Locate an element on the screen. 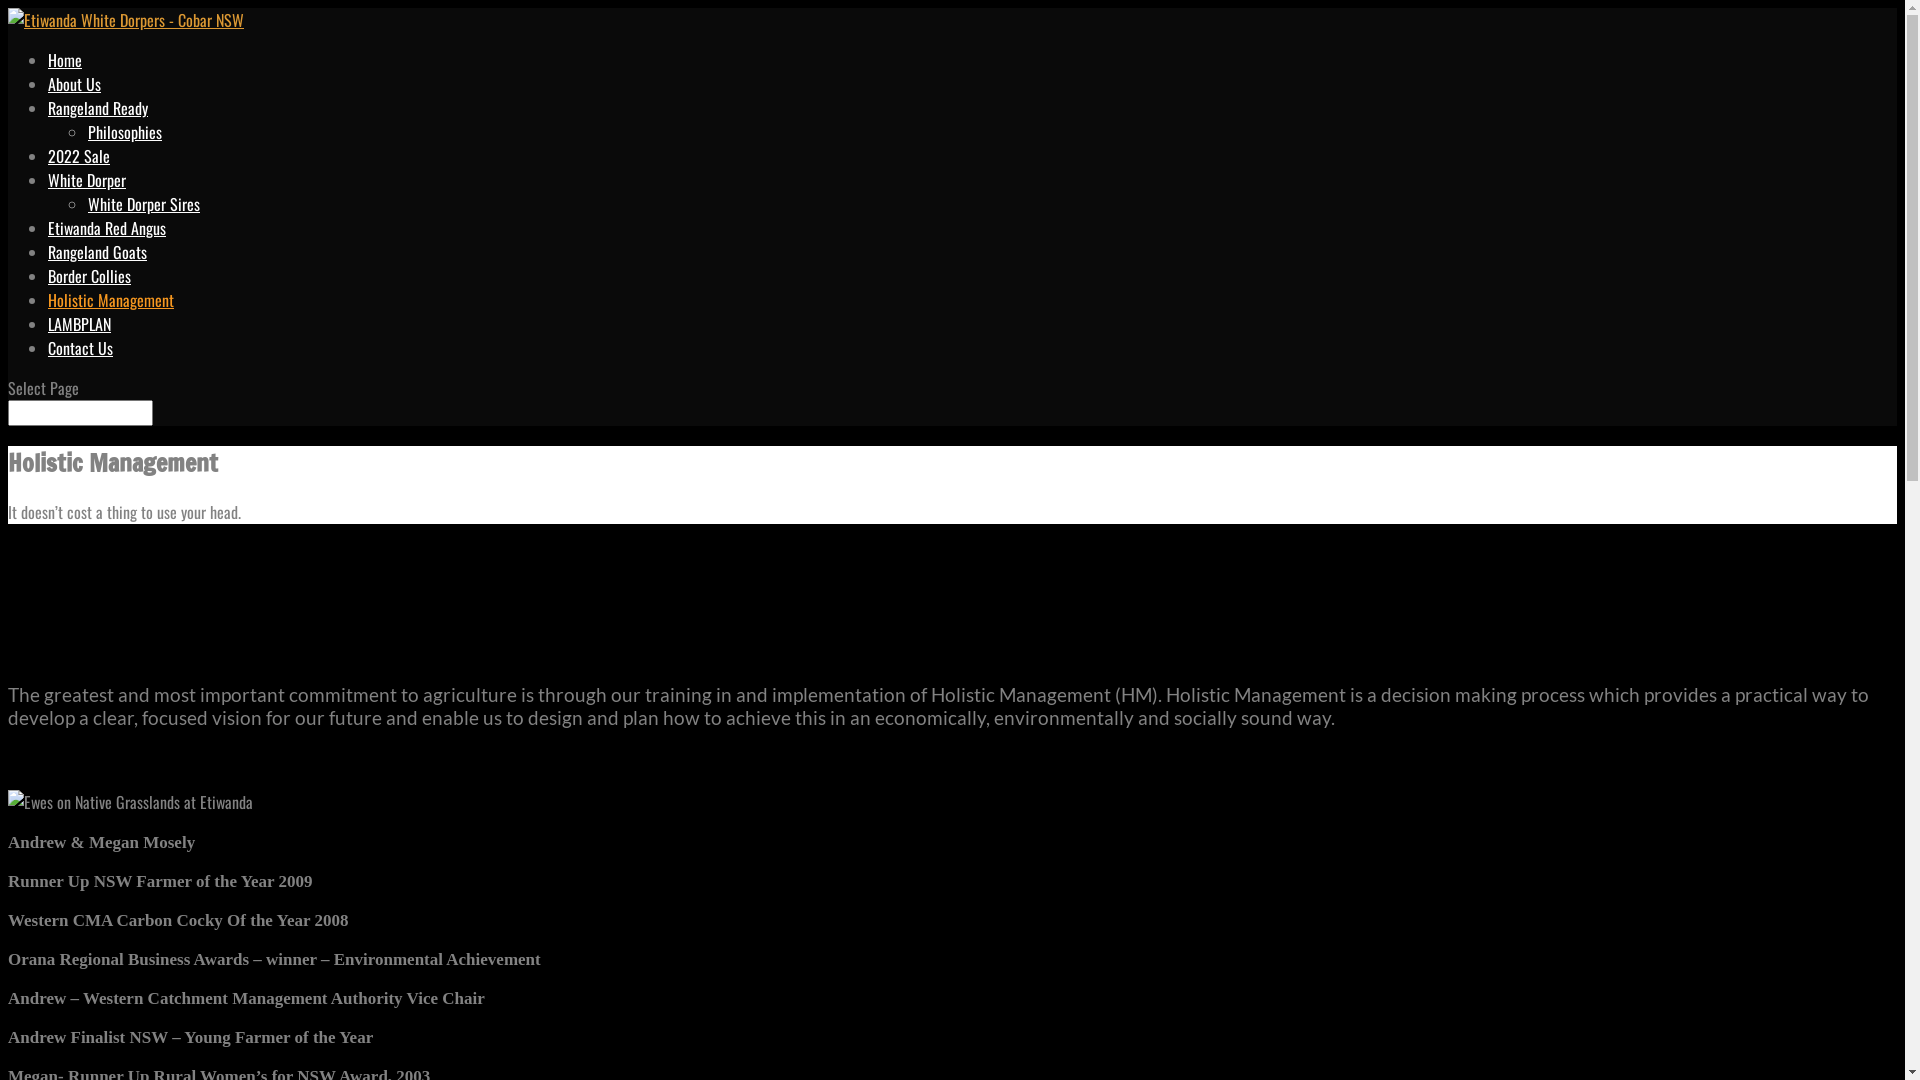 The width and height of the screenshot is (1920, 1080). 'Etiwanda Red Angus' is located at coordinates (48, 226).